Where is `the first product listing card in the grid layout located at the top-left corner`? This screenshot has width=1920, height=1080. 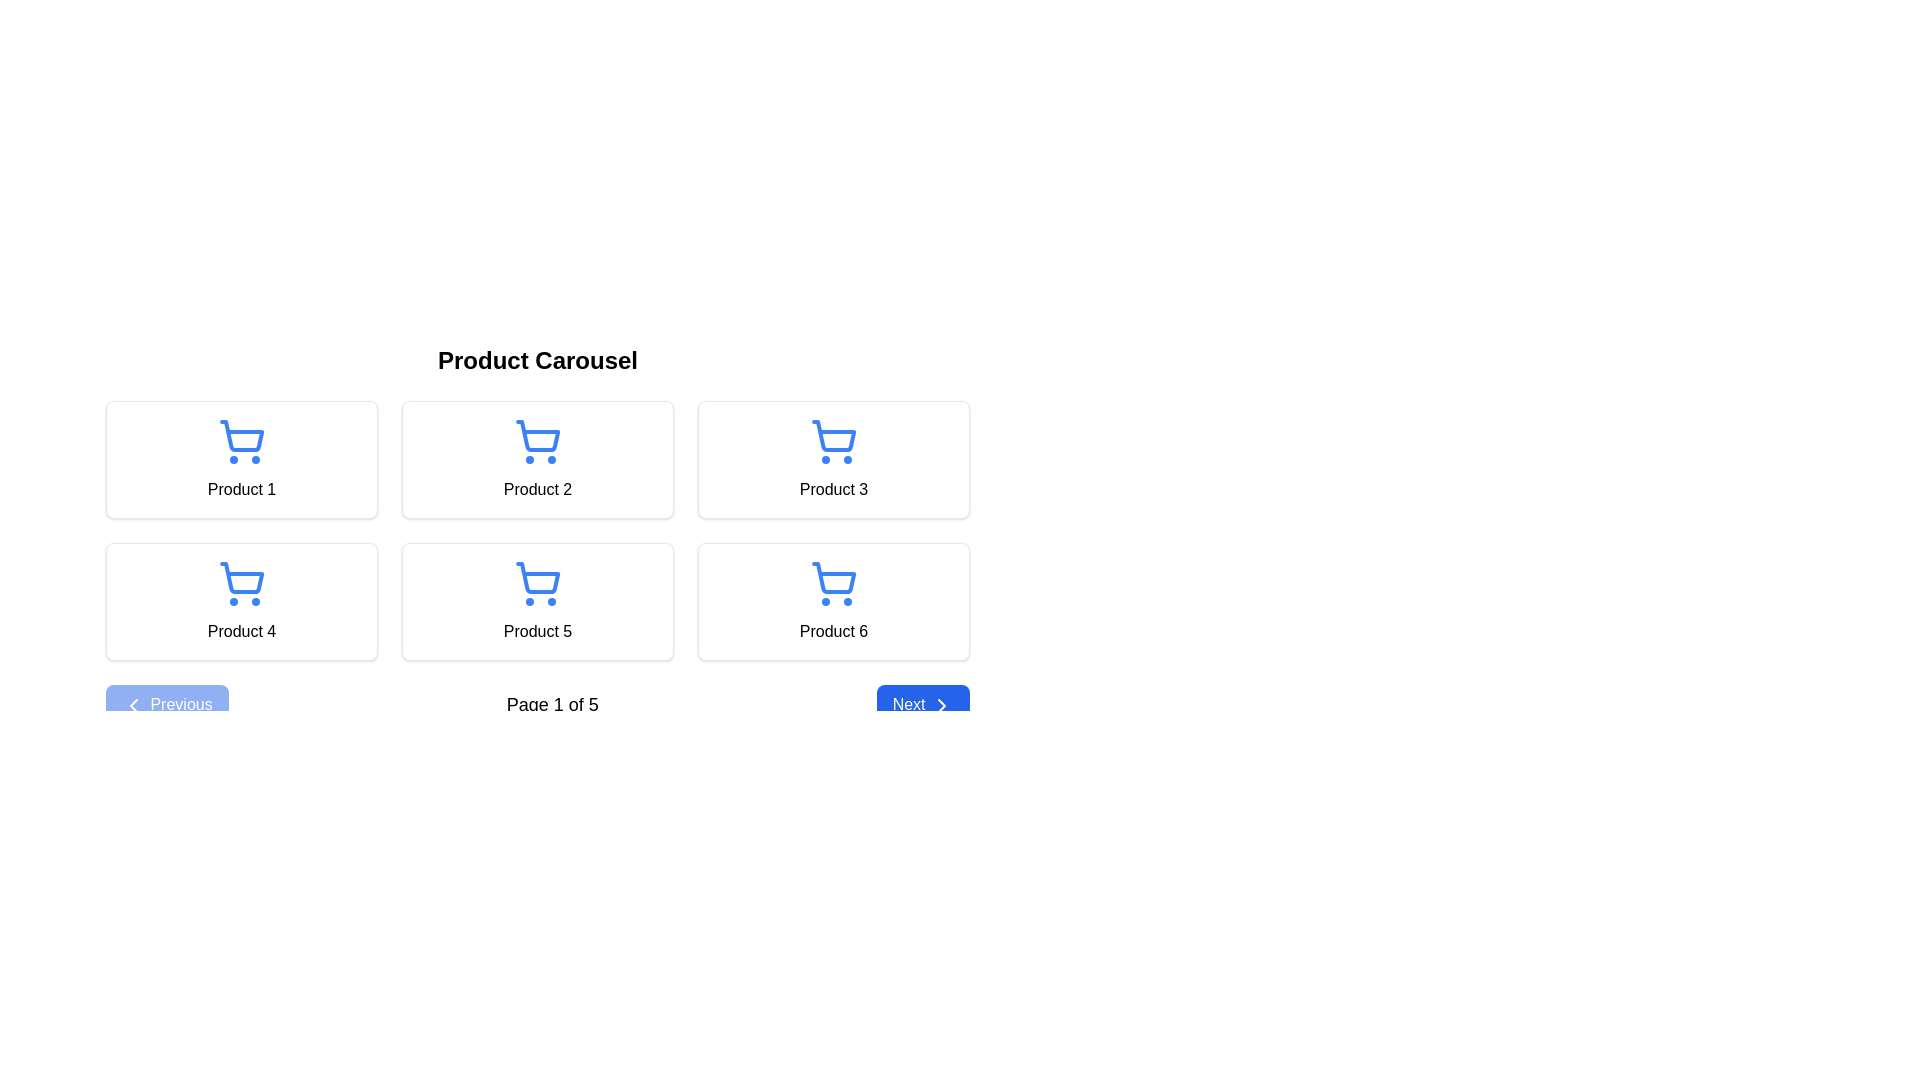
the first product listing card in the grid layout located at the top-left corner is located at coordinates (240, 459).